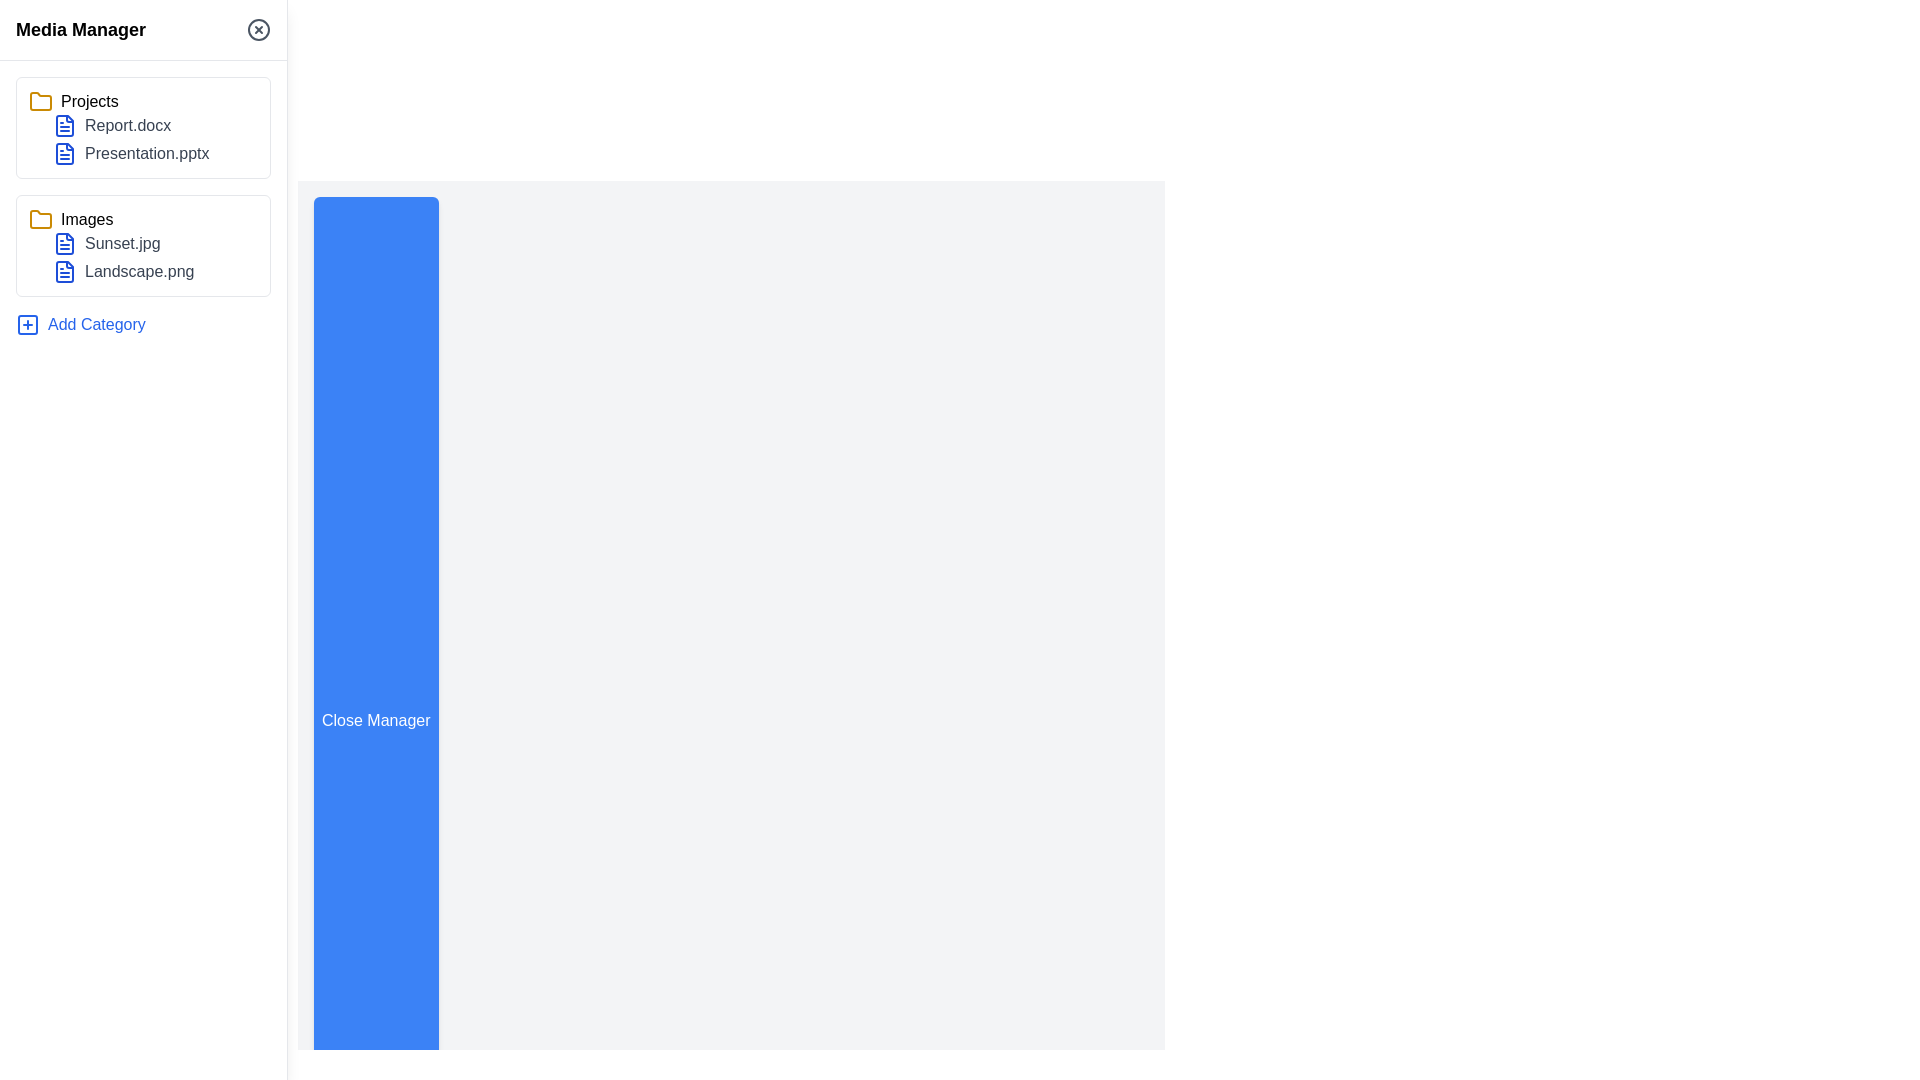 The height and width of the screenshot is (1080, 1920). What do you see at coordinates (154, 272) in the screenshot?
I see `the list item labeled 'Landscape.png' in the file manager` at bounding box center [154, 272].